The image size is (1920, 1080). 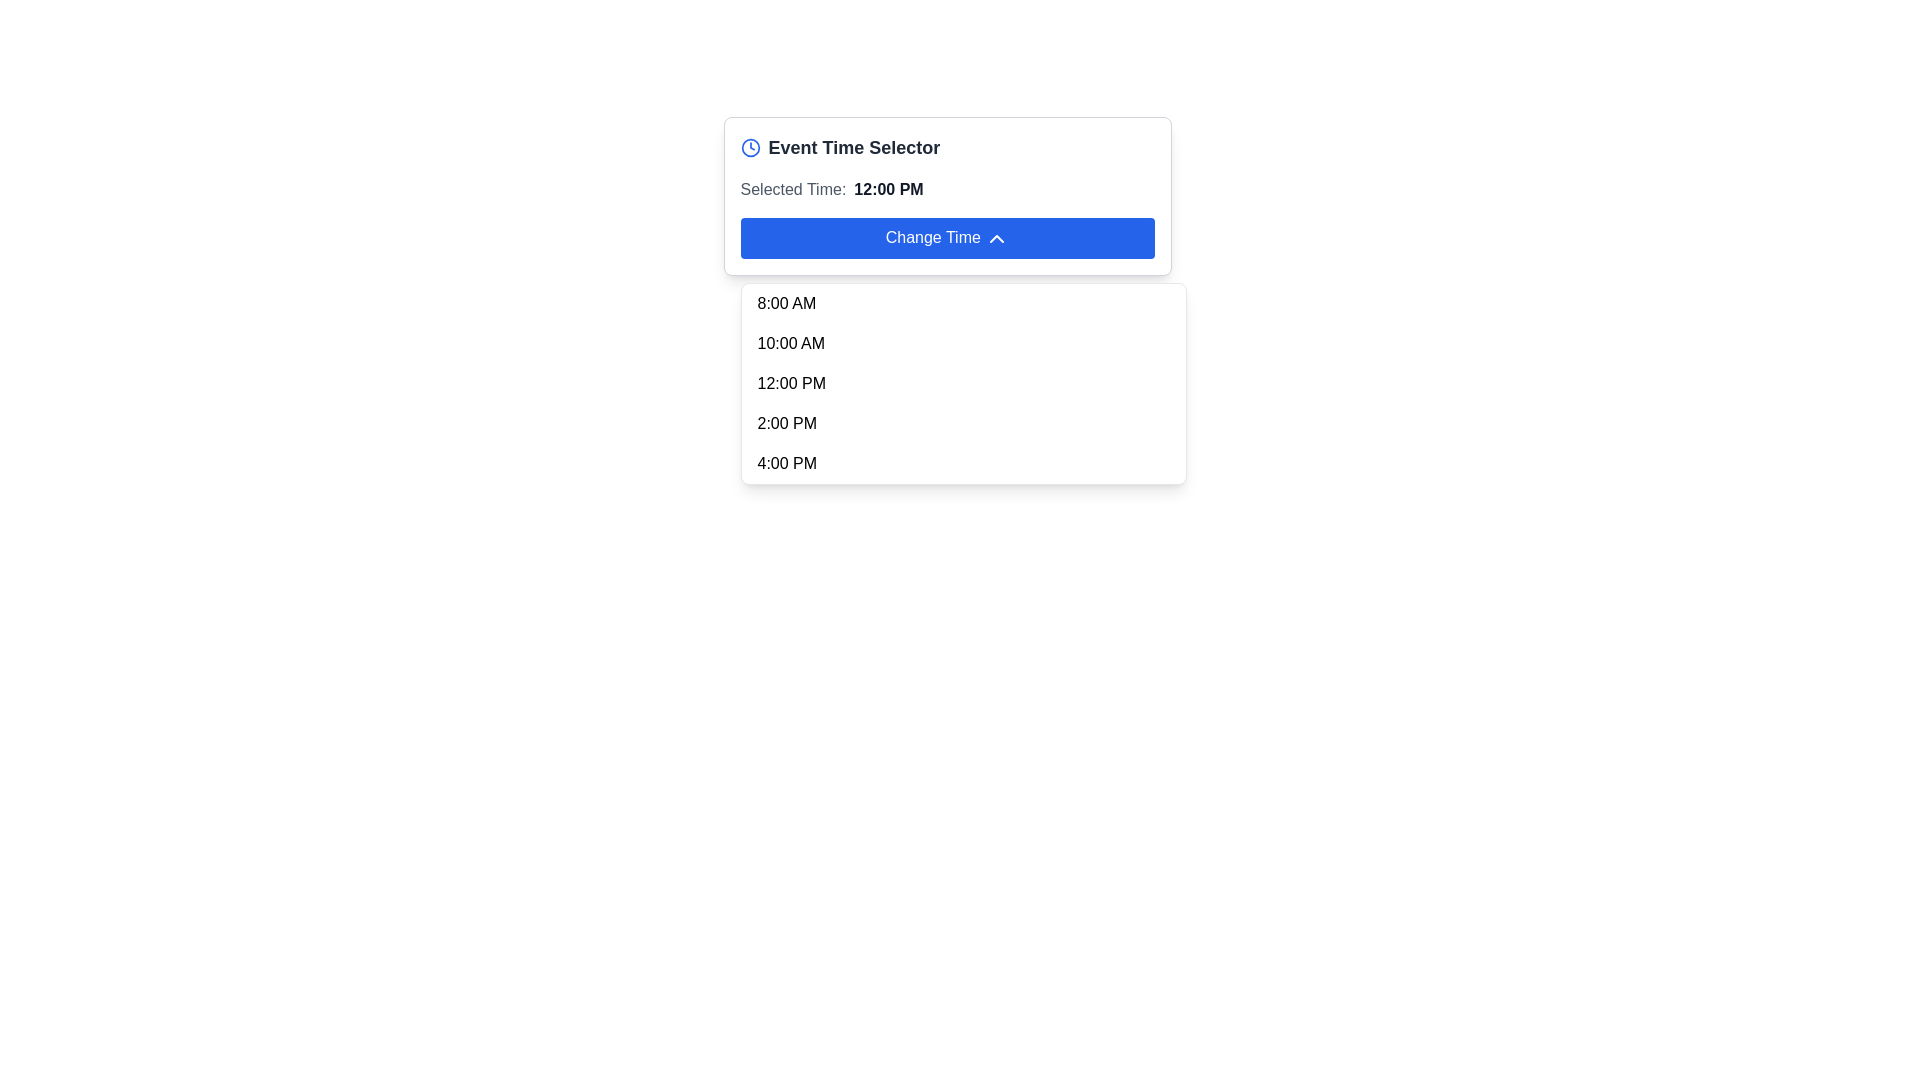 I want to click on the fifth item in the dropdown menu that allows the user to select '4:00 PM' as a time option, so click(x=963, y=463).